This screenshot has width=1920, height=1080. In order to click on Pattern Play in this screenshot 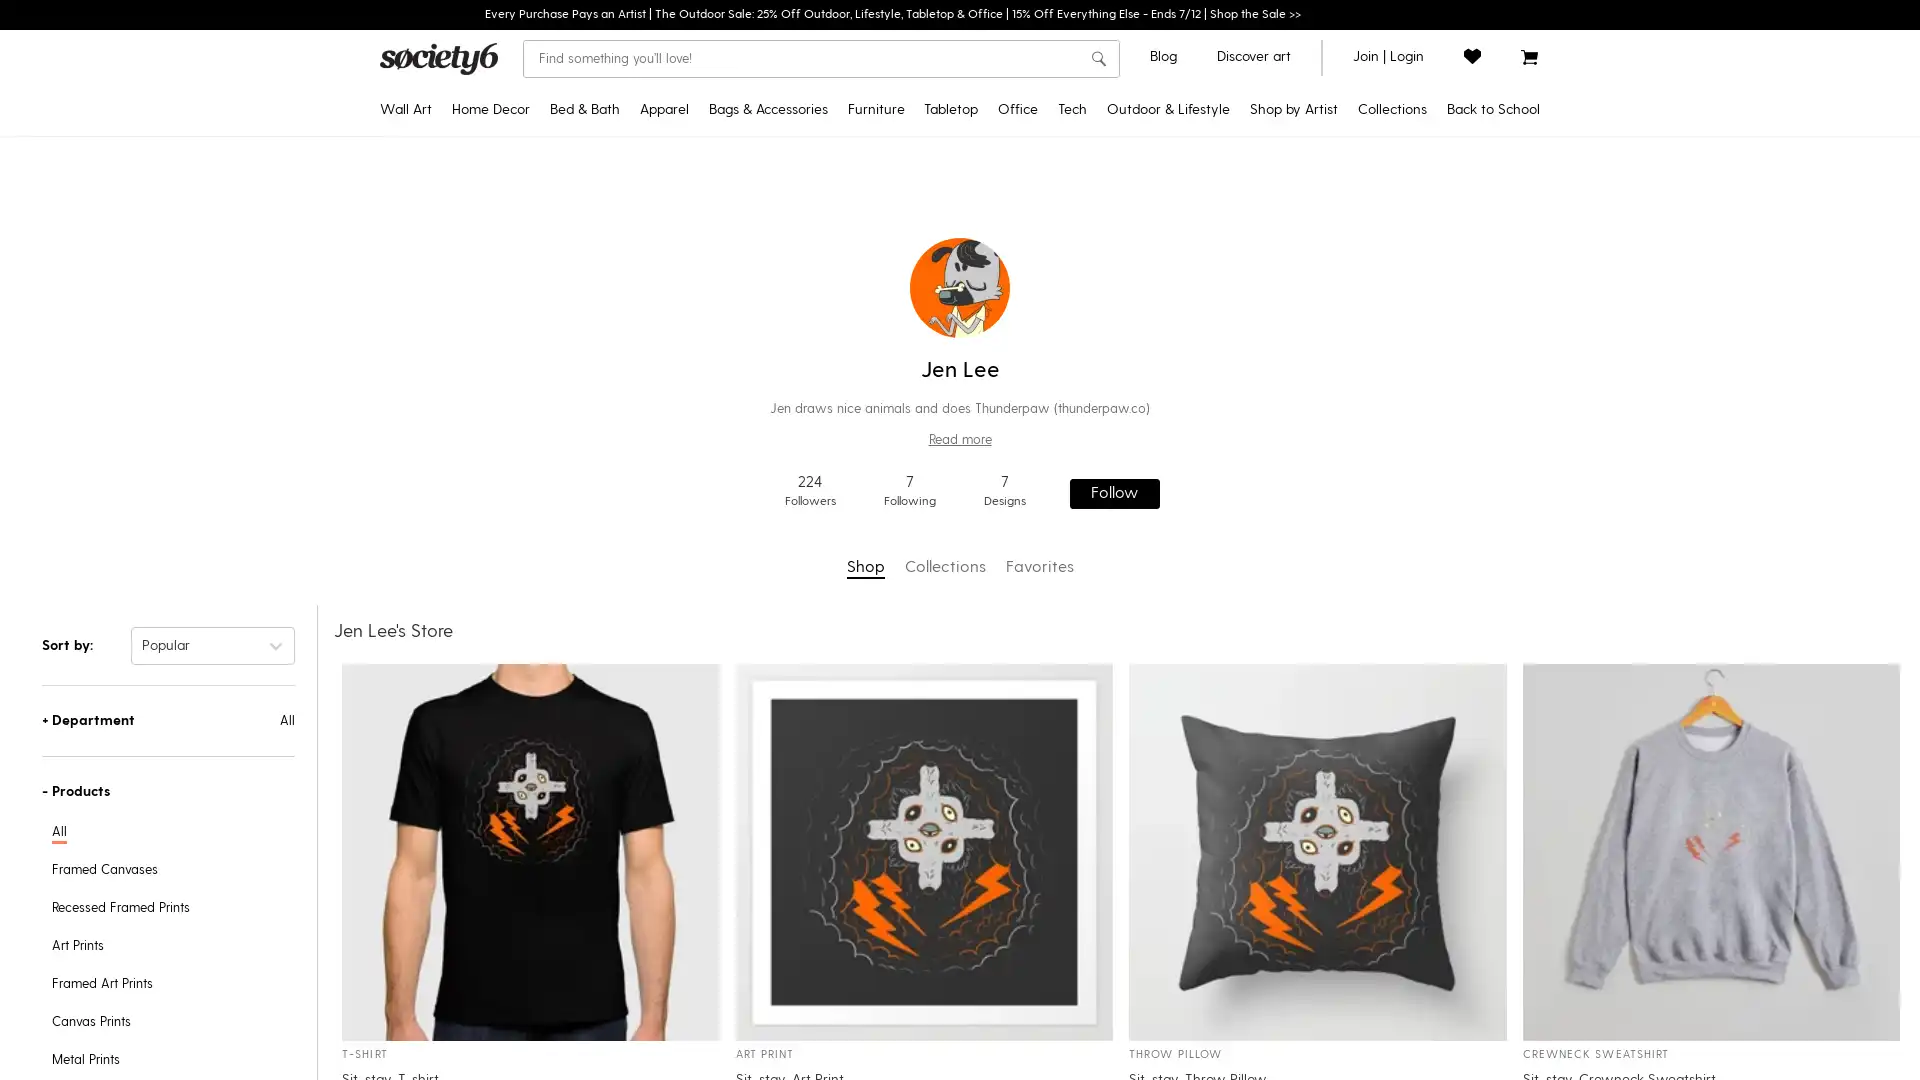, I will do `click(1318, 418)`.